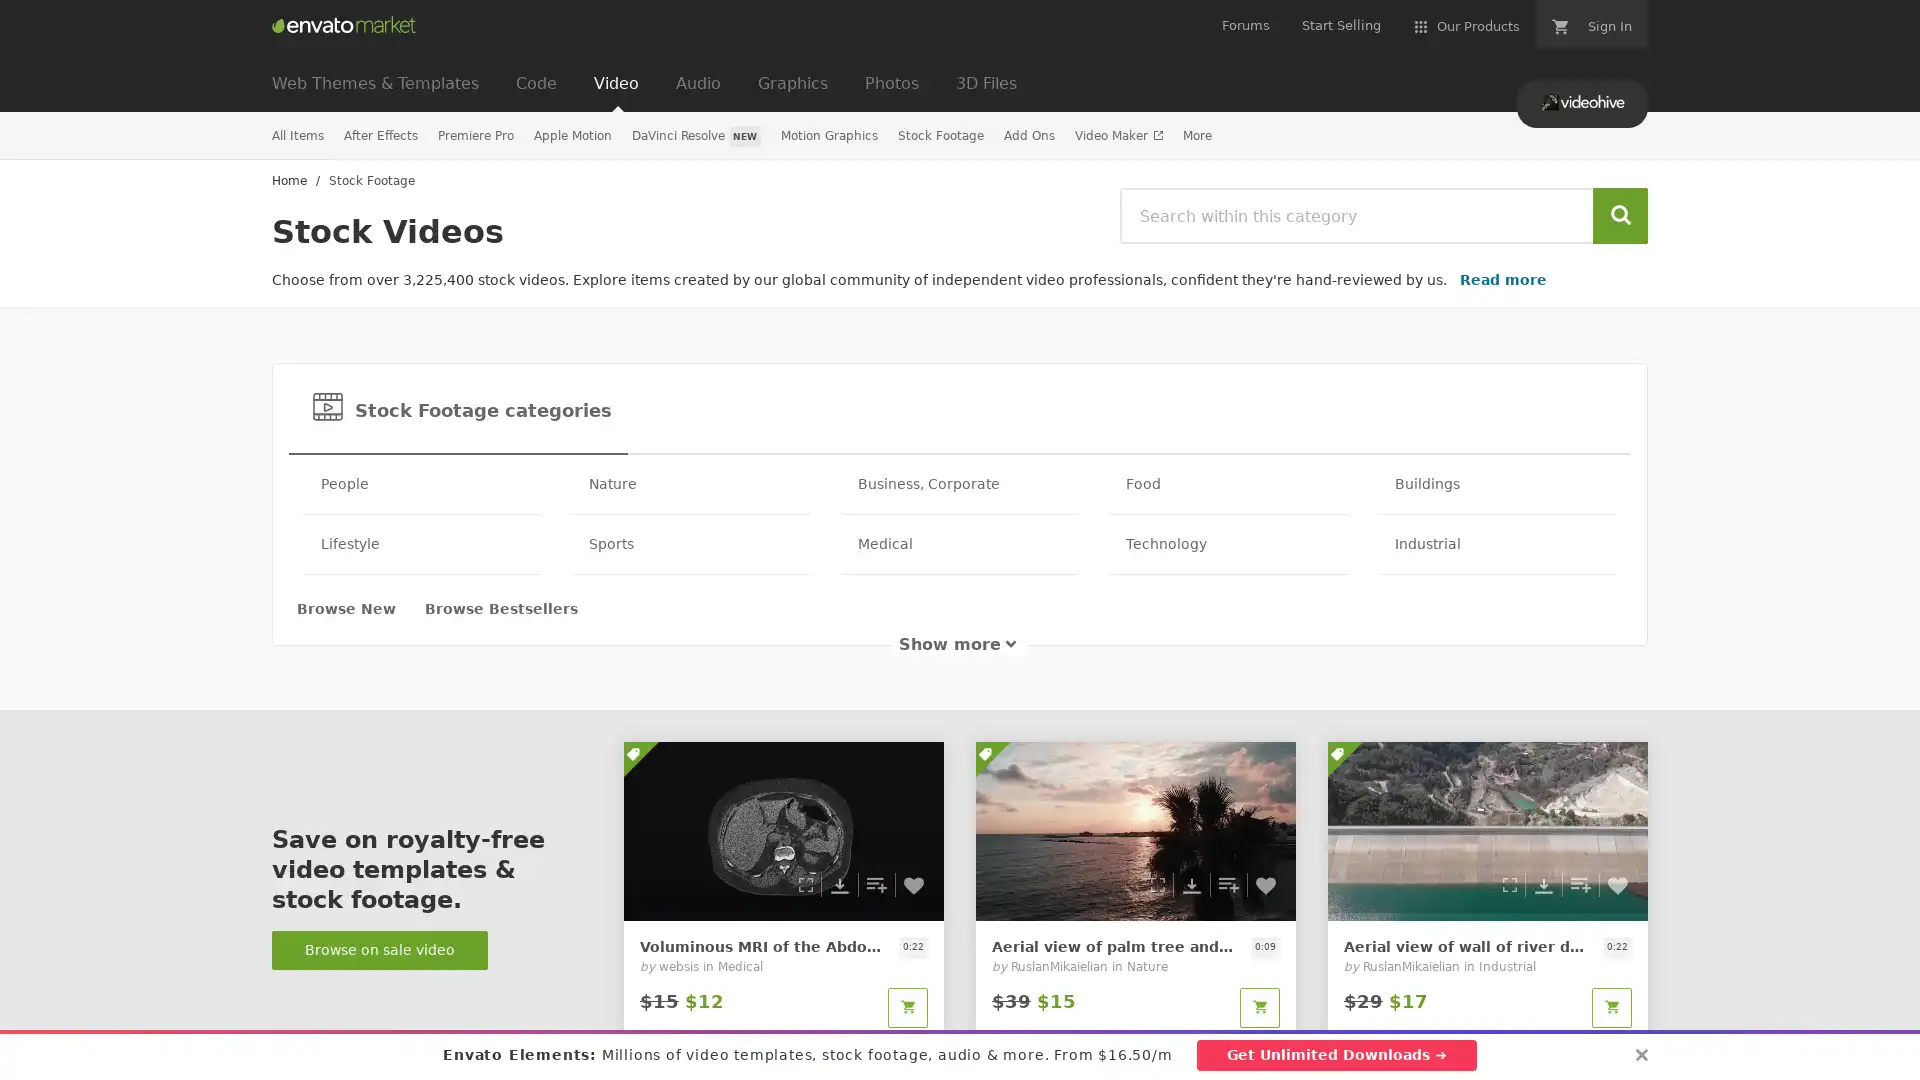  I want to click on Download preview, so click(840, 883).